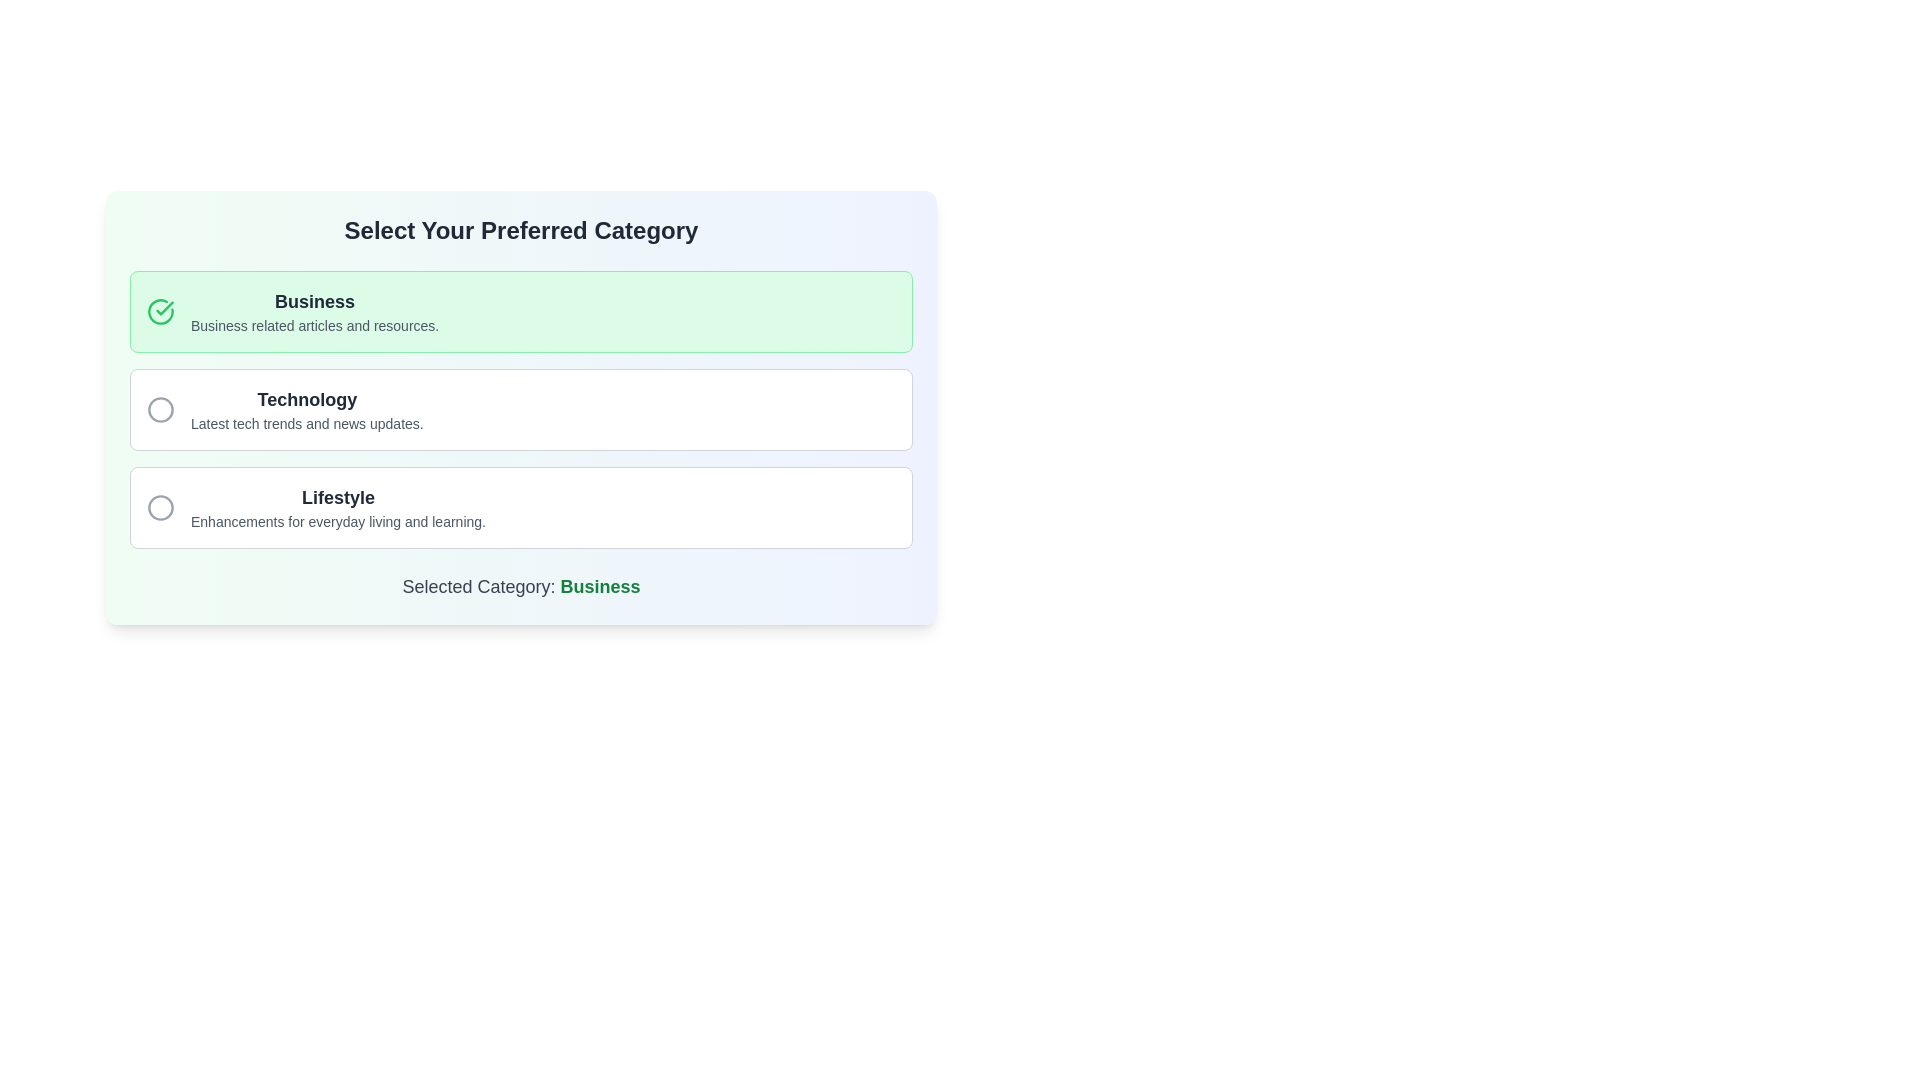 This screenshot has width=1920, height=1080. I want to click on displayed category from the static text element that confirms the user's selected category, positioned below the category options, so click(521, 585).